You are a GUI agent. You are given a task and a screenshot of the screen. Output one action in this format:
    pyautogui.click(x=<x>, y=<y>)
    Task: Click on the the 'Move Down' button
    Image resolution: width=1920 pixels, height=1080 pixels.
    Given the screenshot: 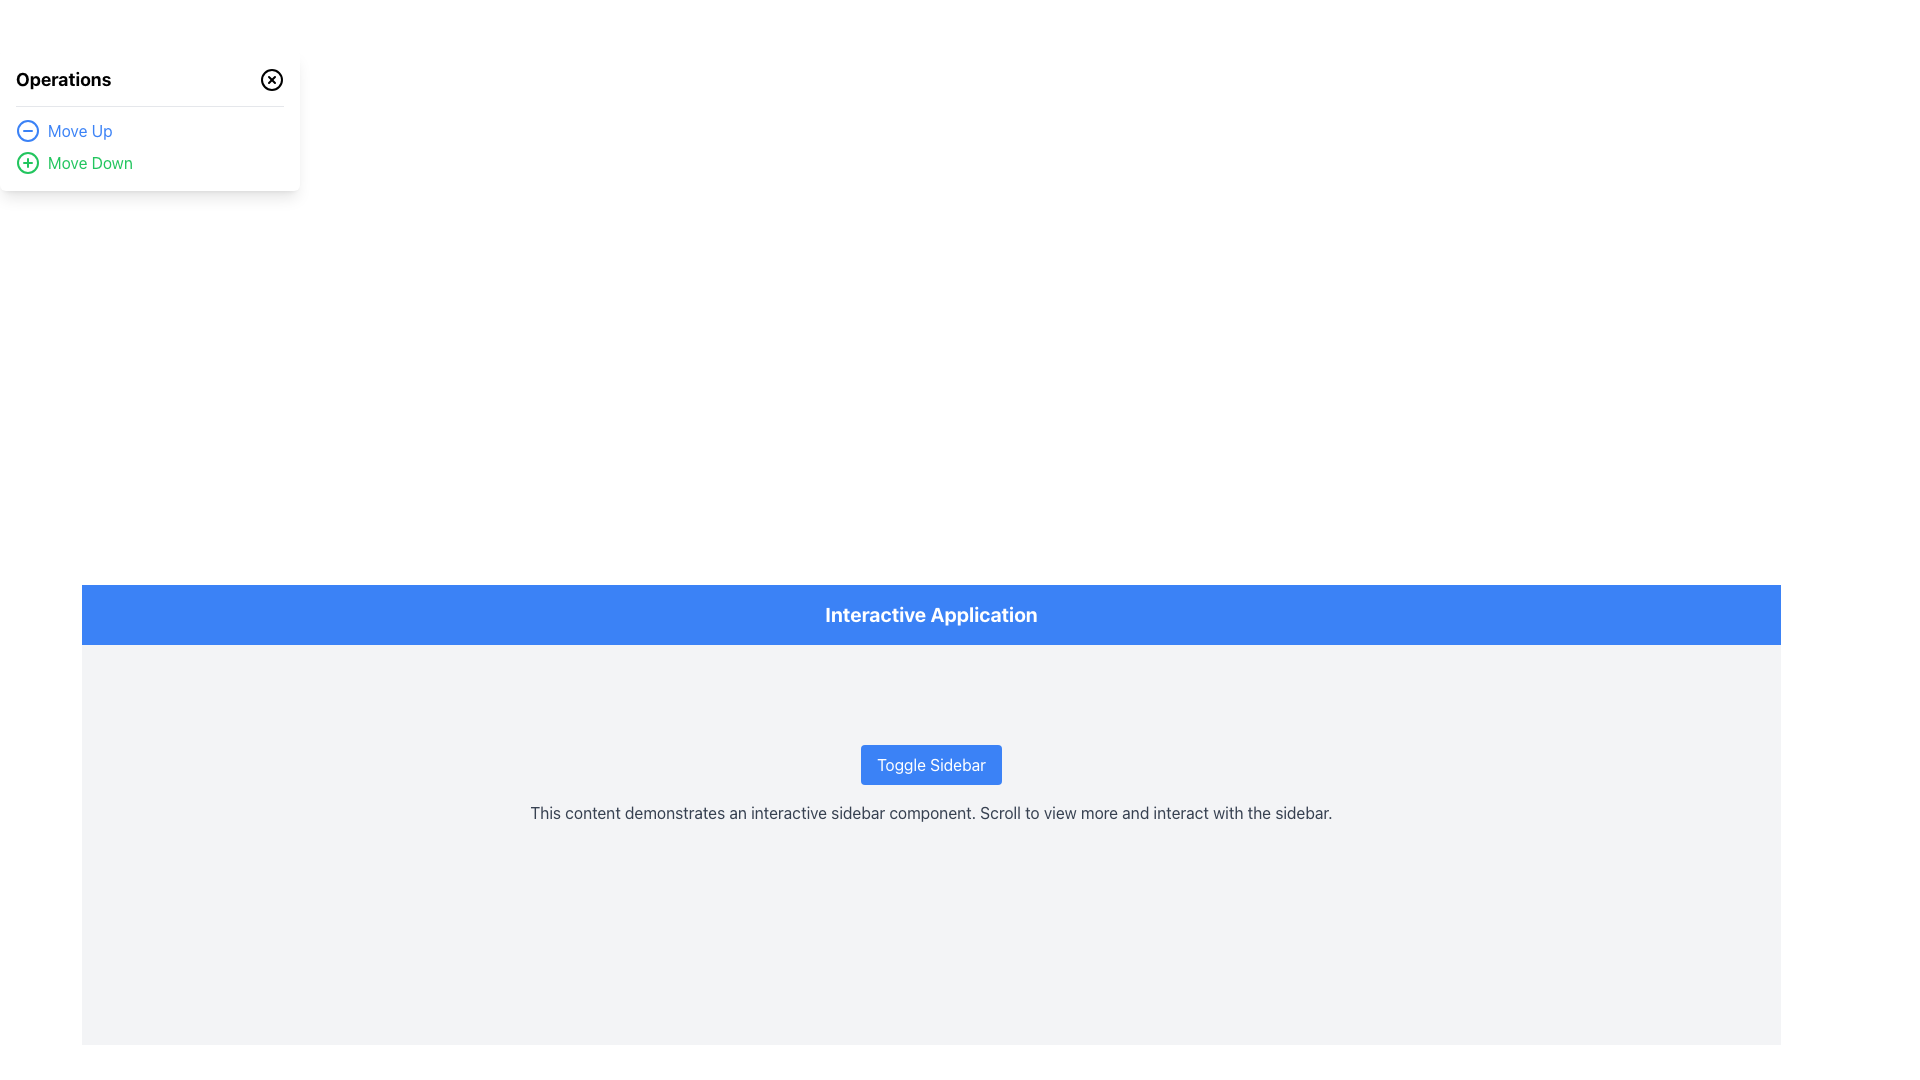 What is the action you would take?
    pyautogui.click(x=28, y=161)
    